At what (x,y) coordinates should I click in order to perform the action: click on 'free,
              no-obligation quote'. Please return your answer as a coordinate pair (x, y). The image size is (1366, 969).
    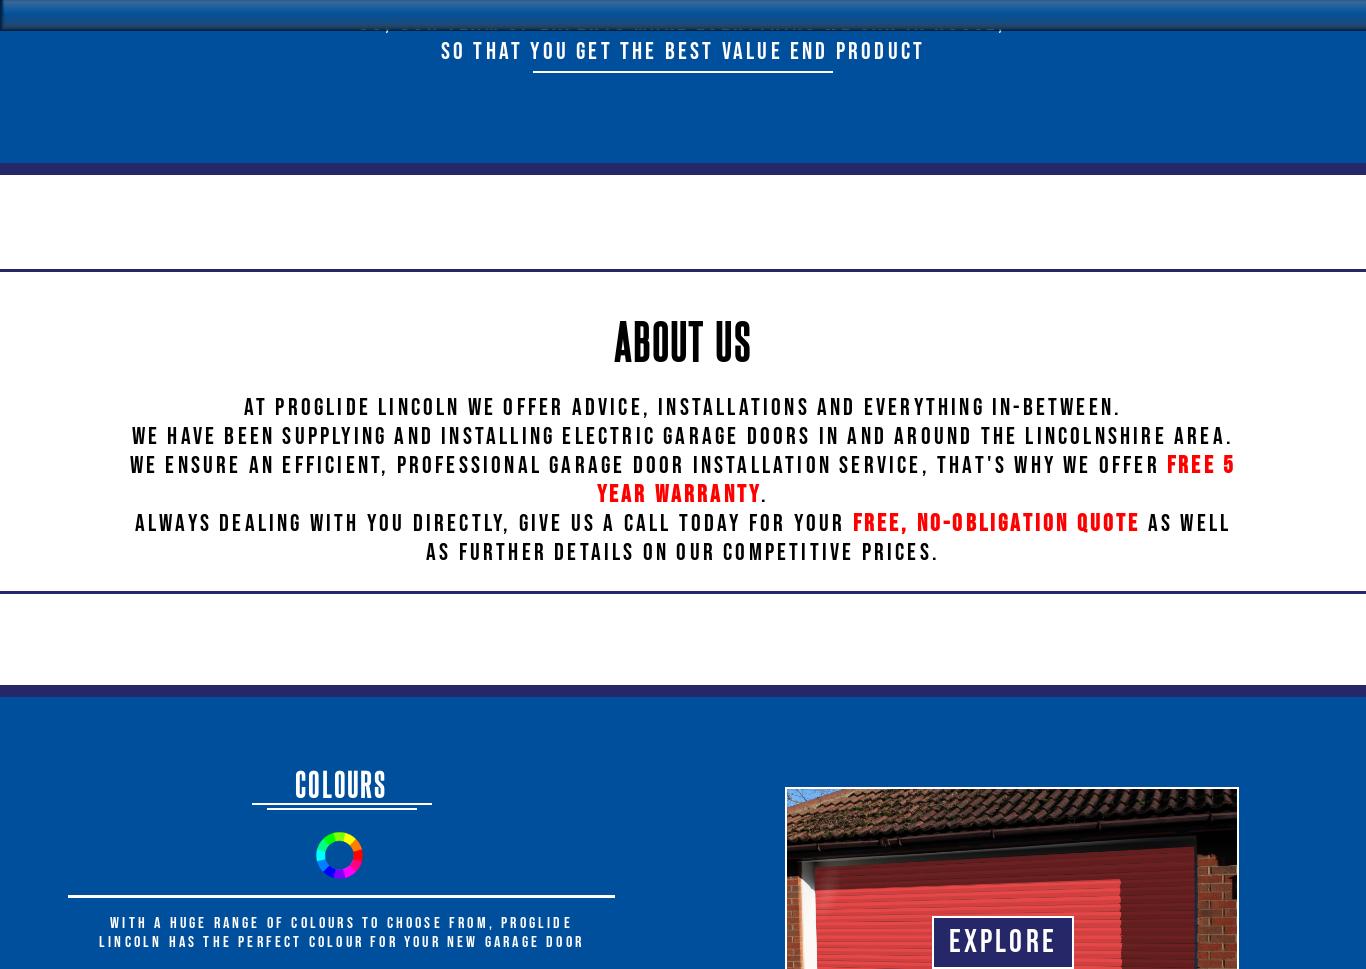
    Looking at the image, I should click on (995, 522).